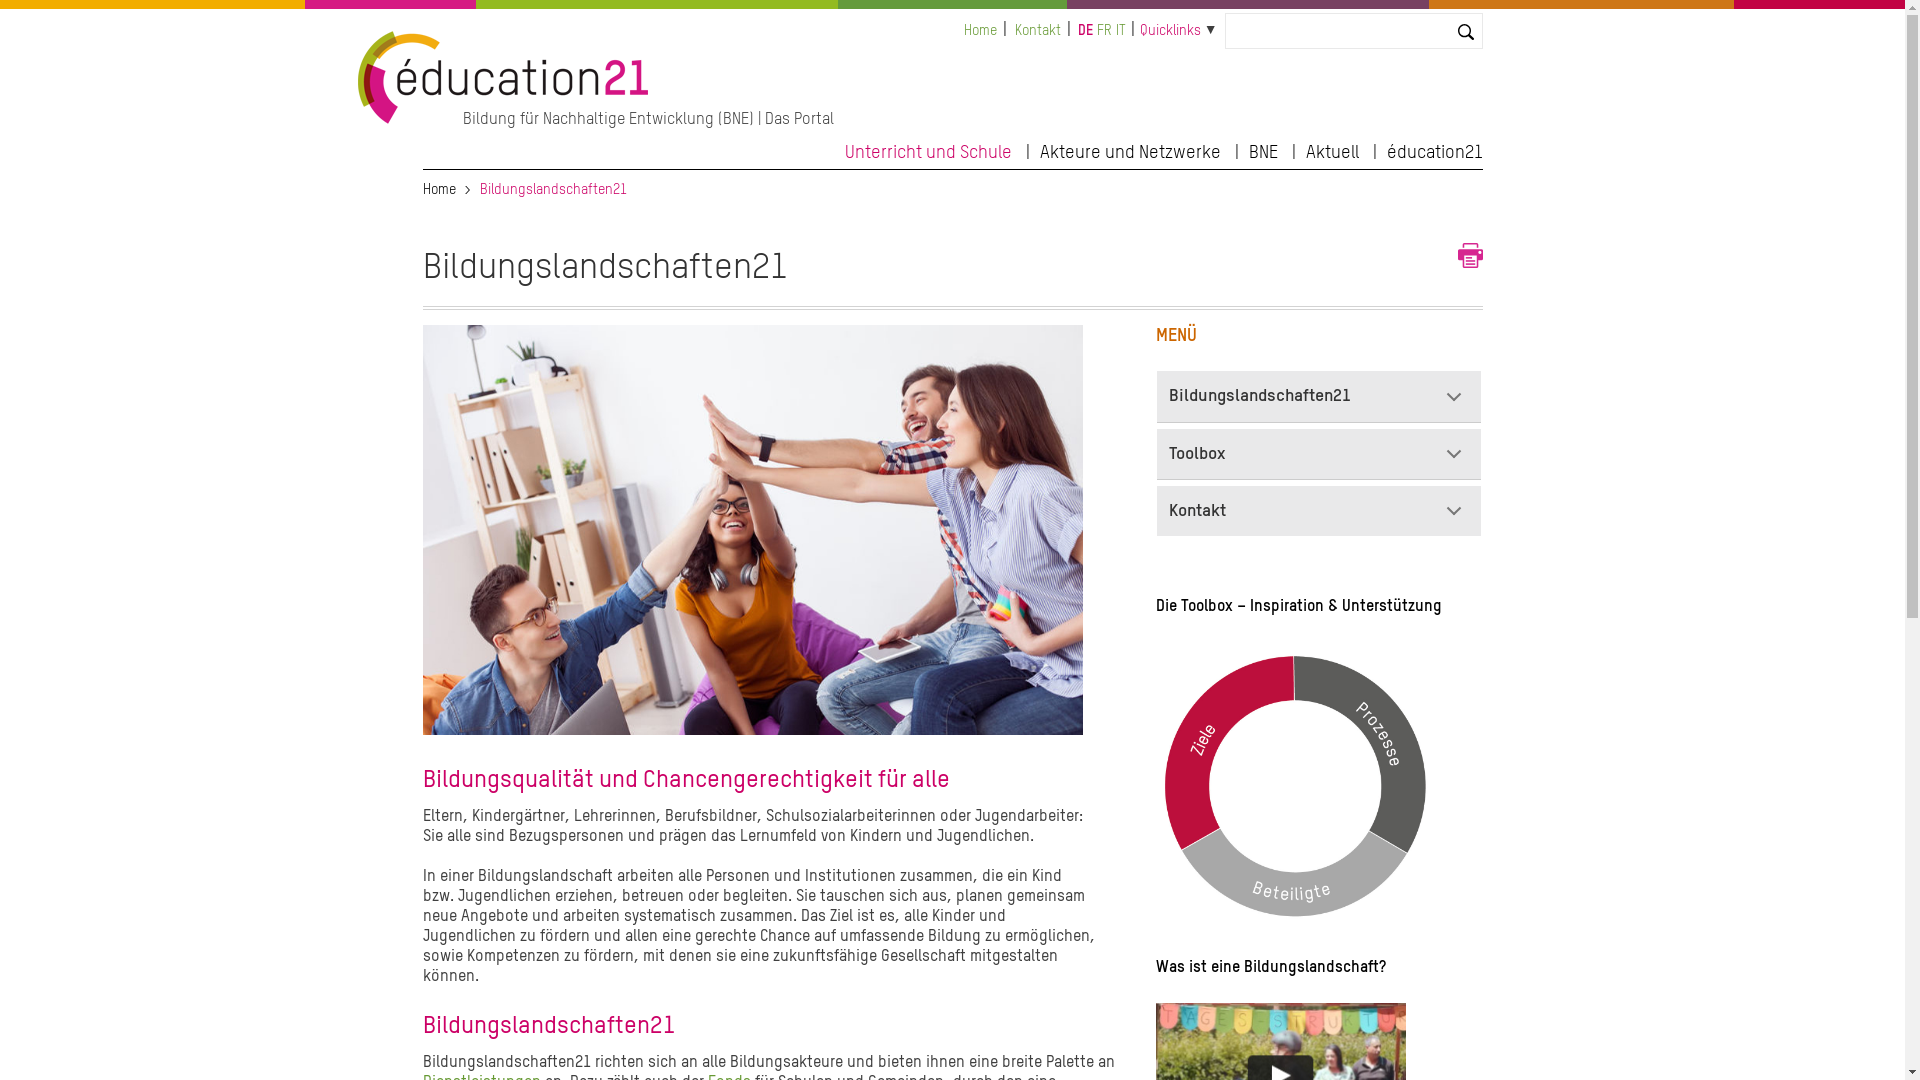 The width and height of the screenshot is (1920, 1080). Describe the element at coordinates (1319, 509) in the screenshot. I see `'Kontakt'` at that location.